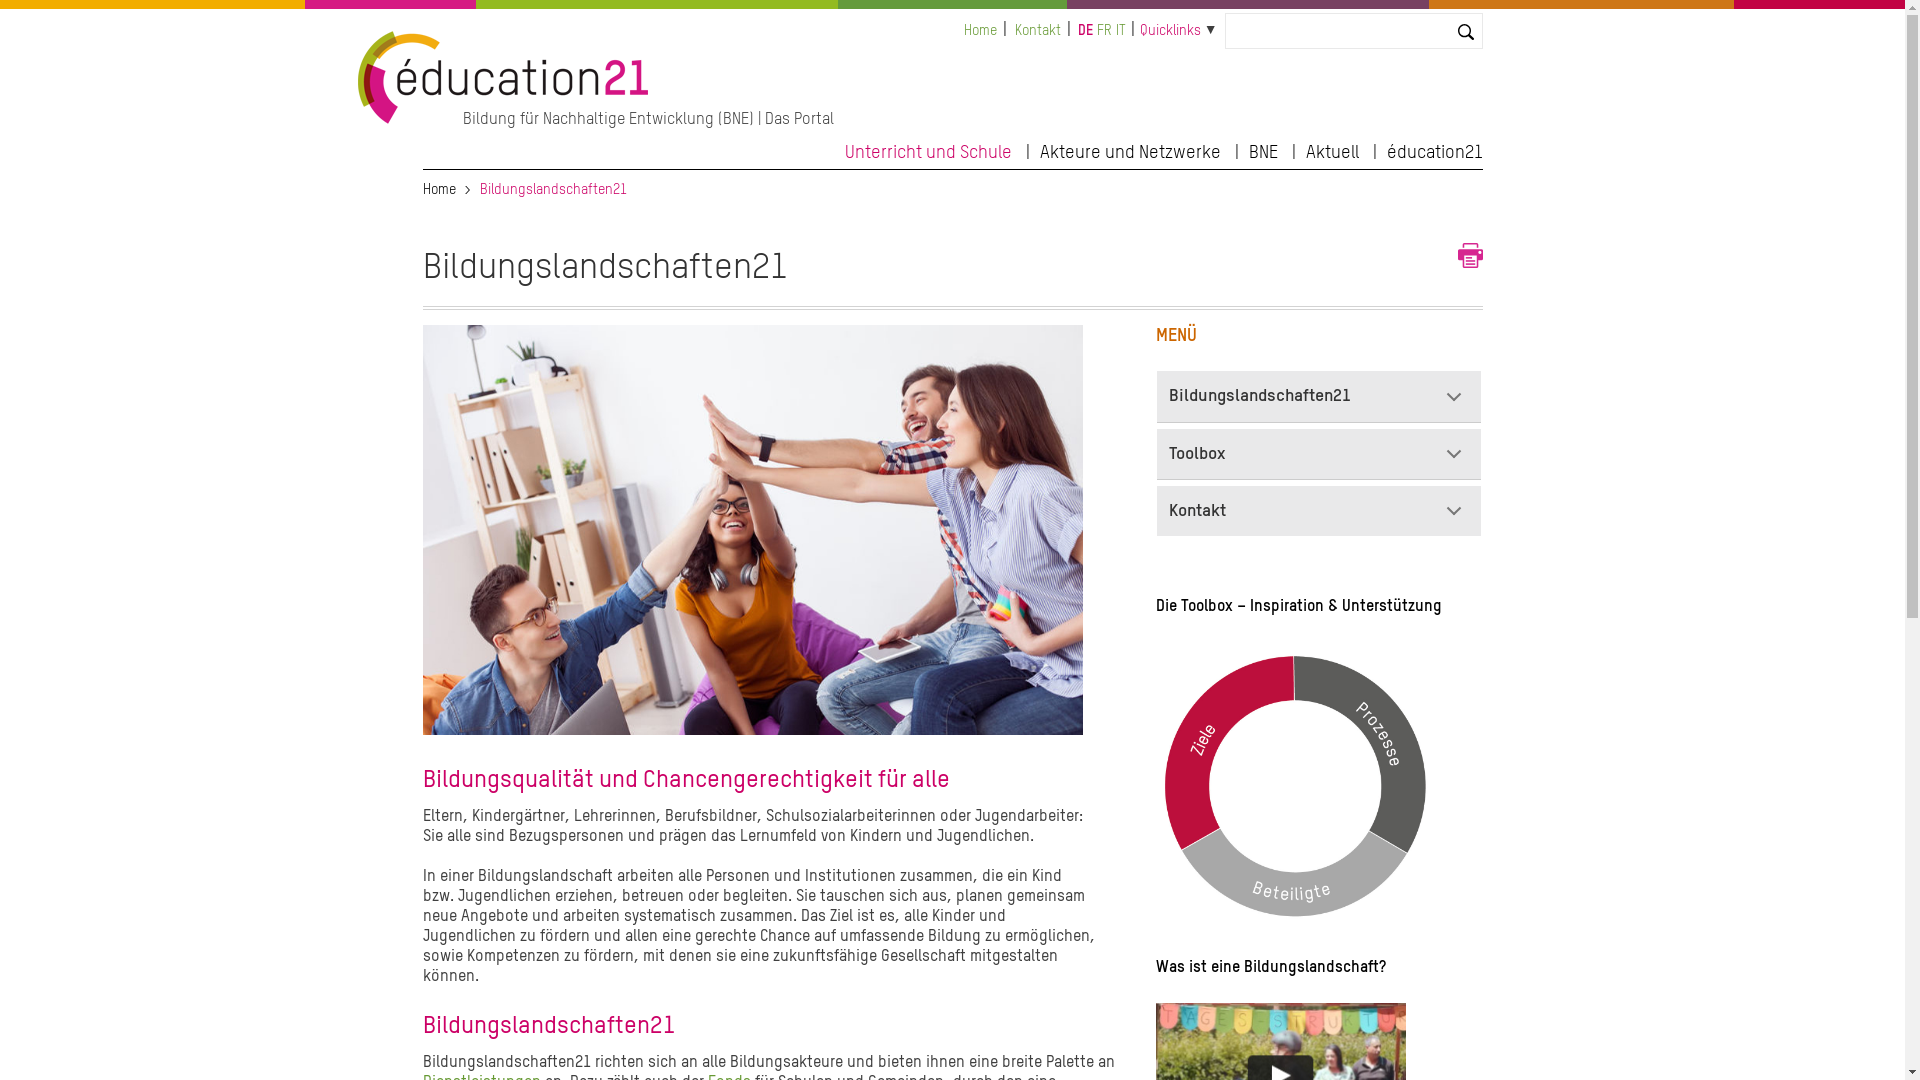 The width and height of the screenshot is (1920, 1080). Describe the element at coordinates (1319, 509) in the screenshot. I see `'Kontakt'` at that location.